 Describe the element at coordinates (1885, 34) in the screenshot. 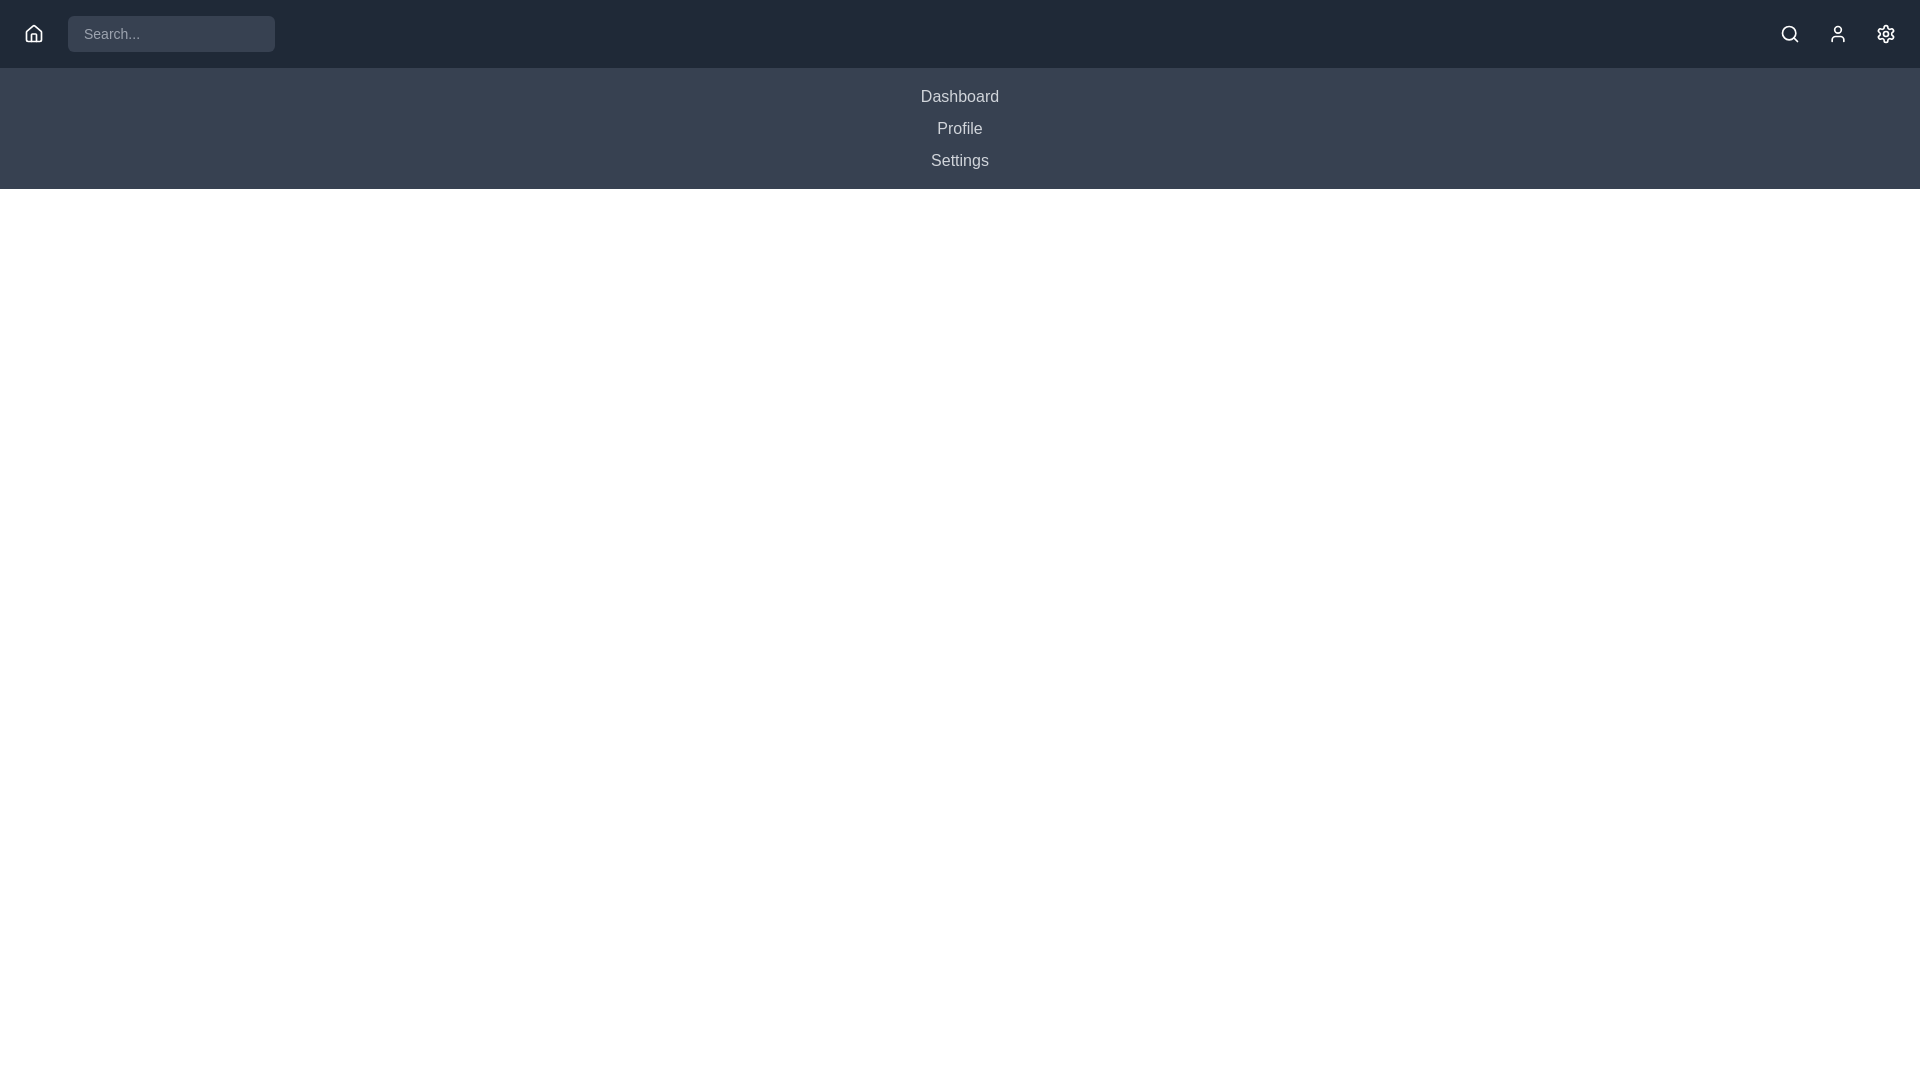

I see `the settings icon represented by a gear-like symbol located at the top-right corner of the interface` at that location.